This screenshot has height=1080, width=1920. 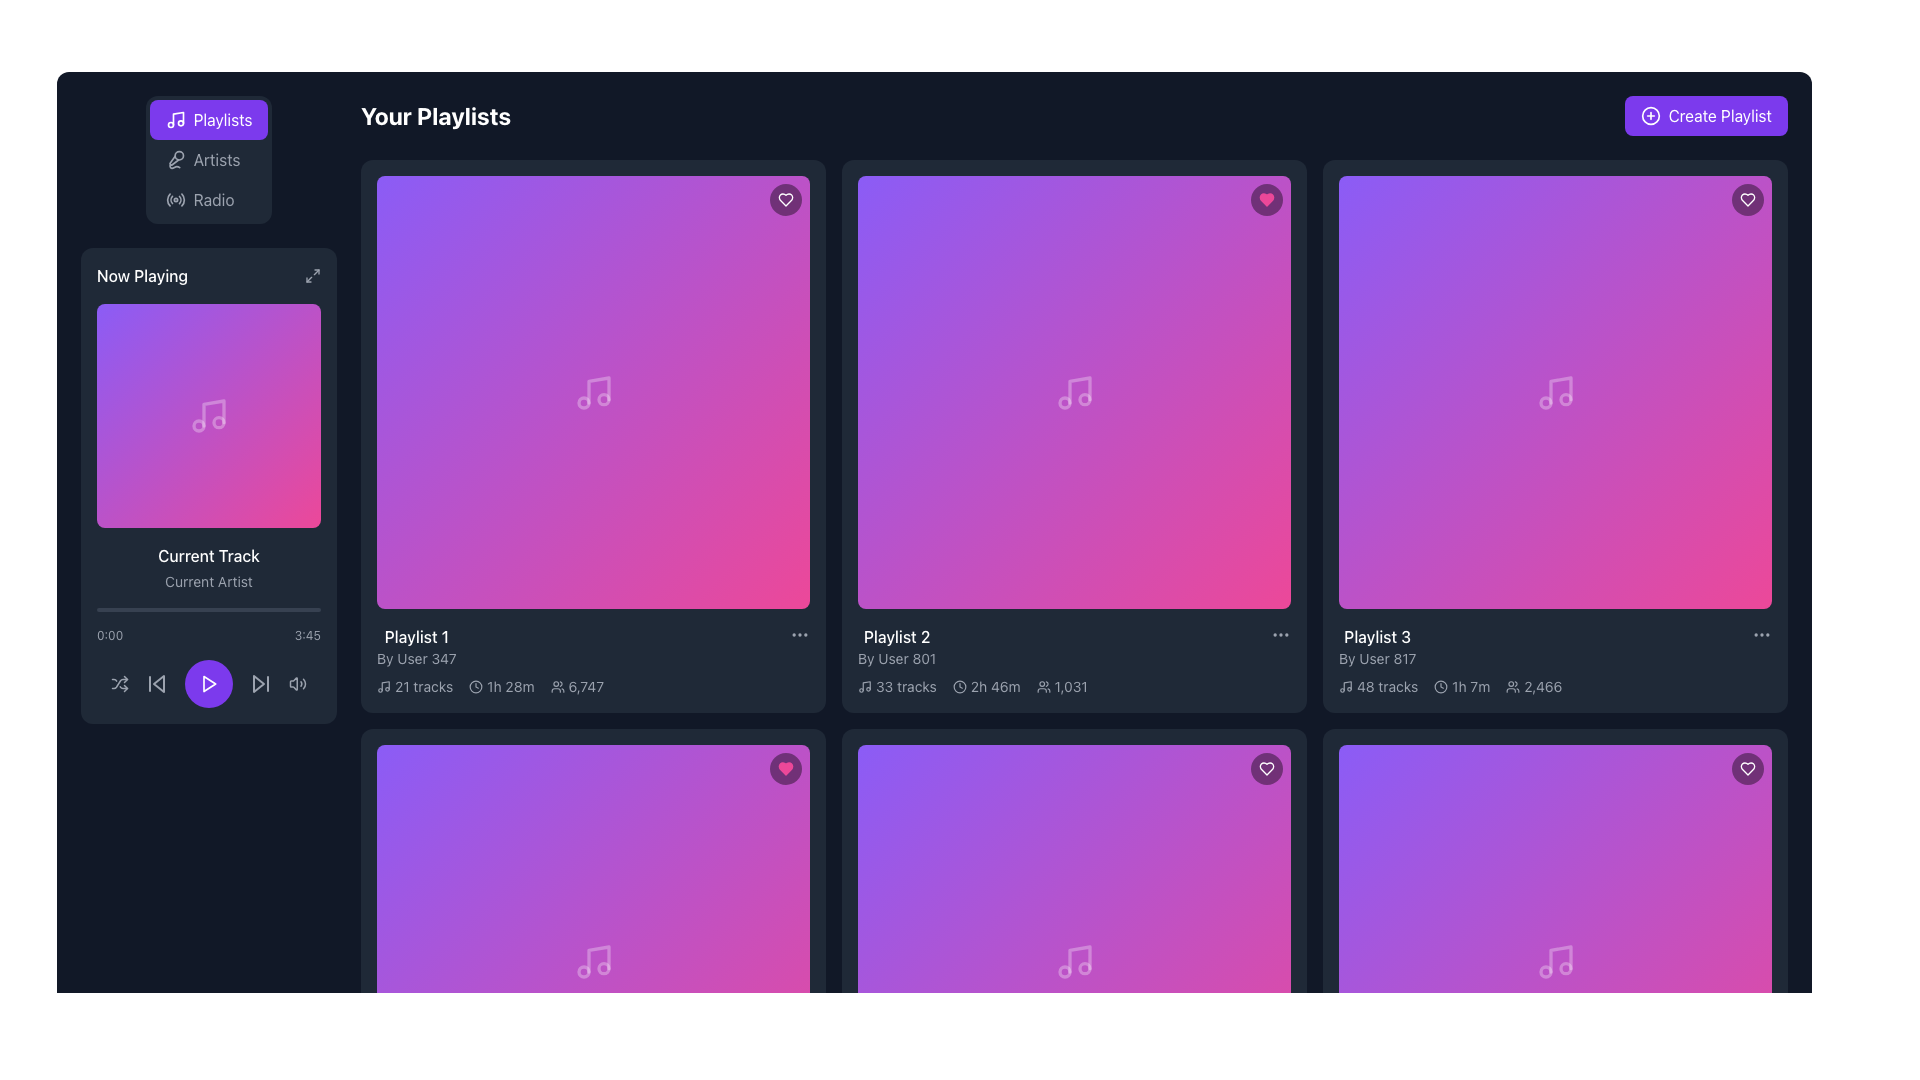 I want to click on the small circular button with a black translucent background and pink heart icon in the top-right corner of 'Playlist 2' to mark the playlist as favorite, so click(x=785, y=767).